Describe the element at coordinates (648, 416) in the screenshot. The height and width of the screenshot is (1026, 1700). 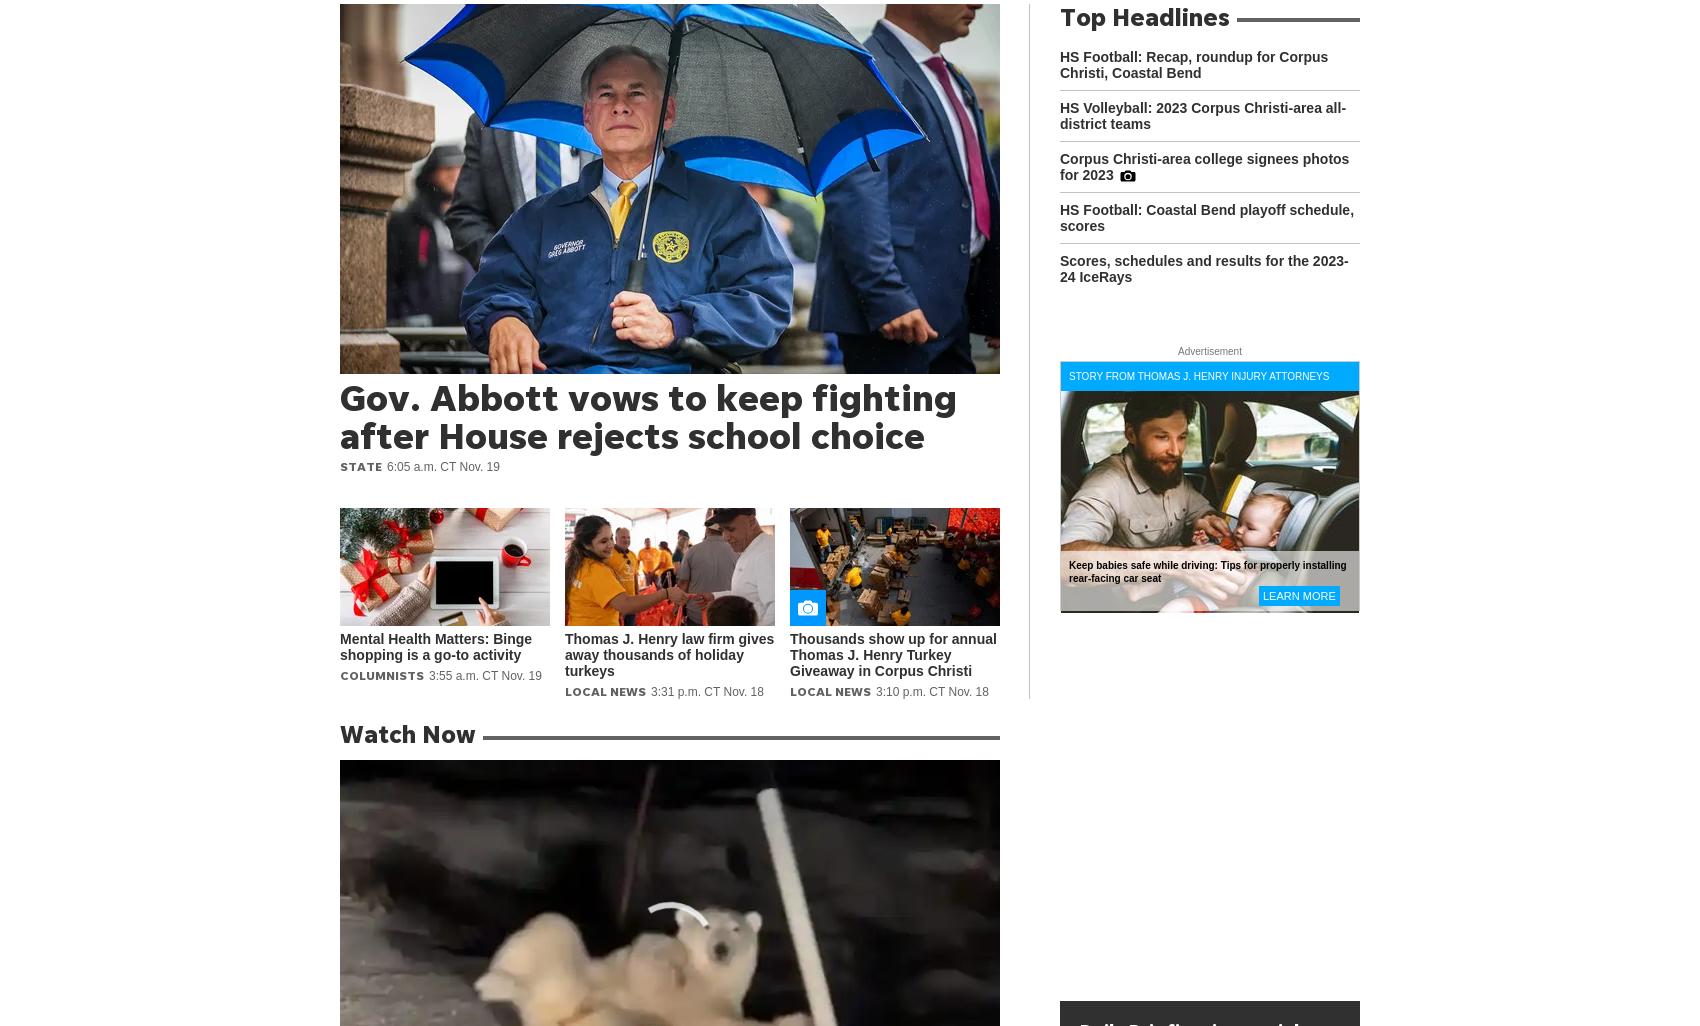
I see `'Gov. Abbott vows to keep fighting after House rejects school choice'` at that location.